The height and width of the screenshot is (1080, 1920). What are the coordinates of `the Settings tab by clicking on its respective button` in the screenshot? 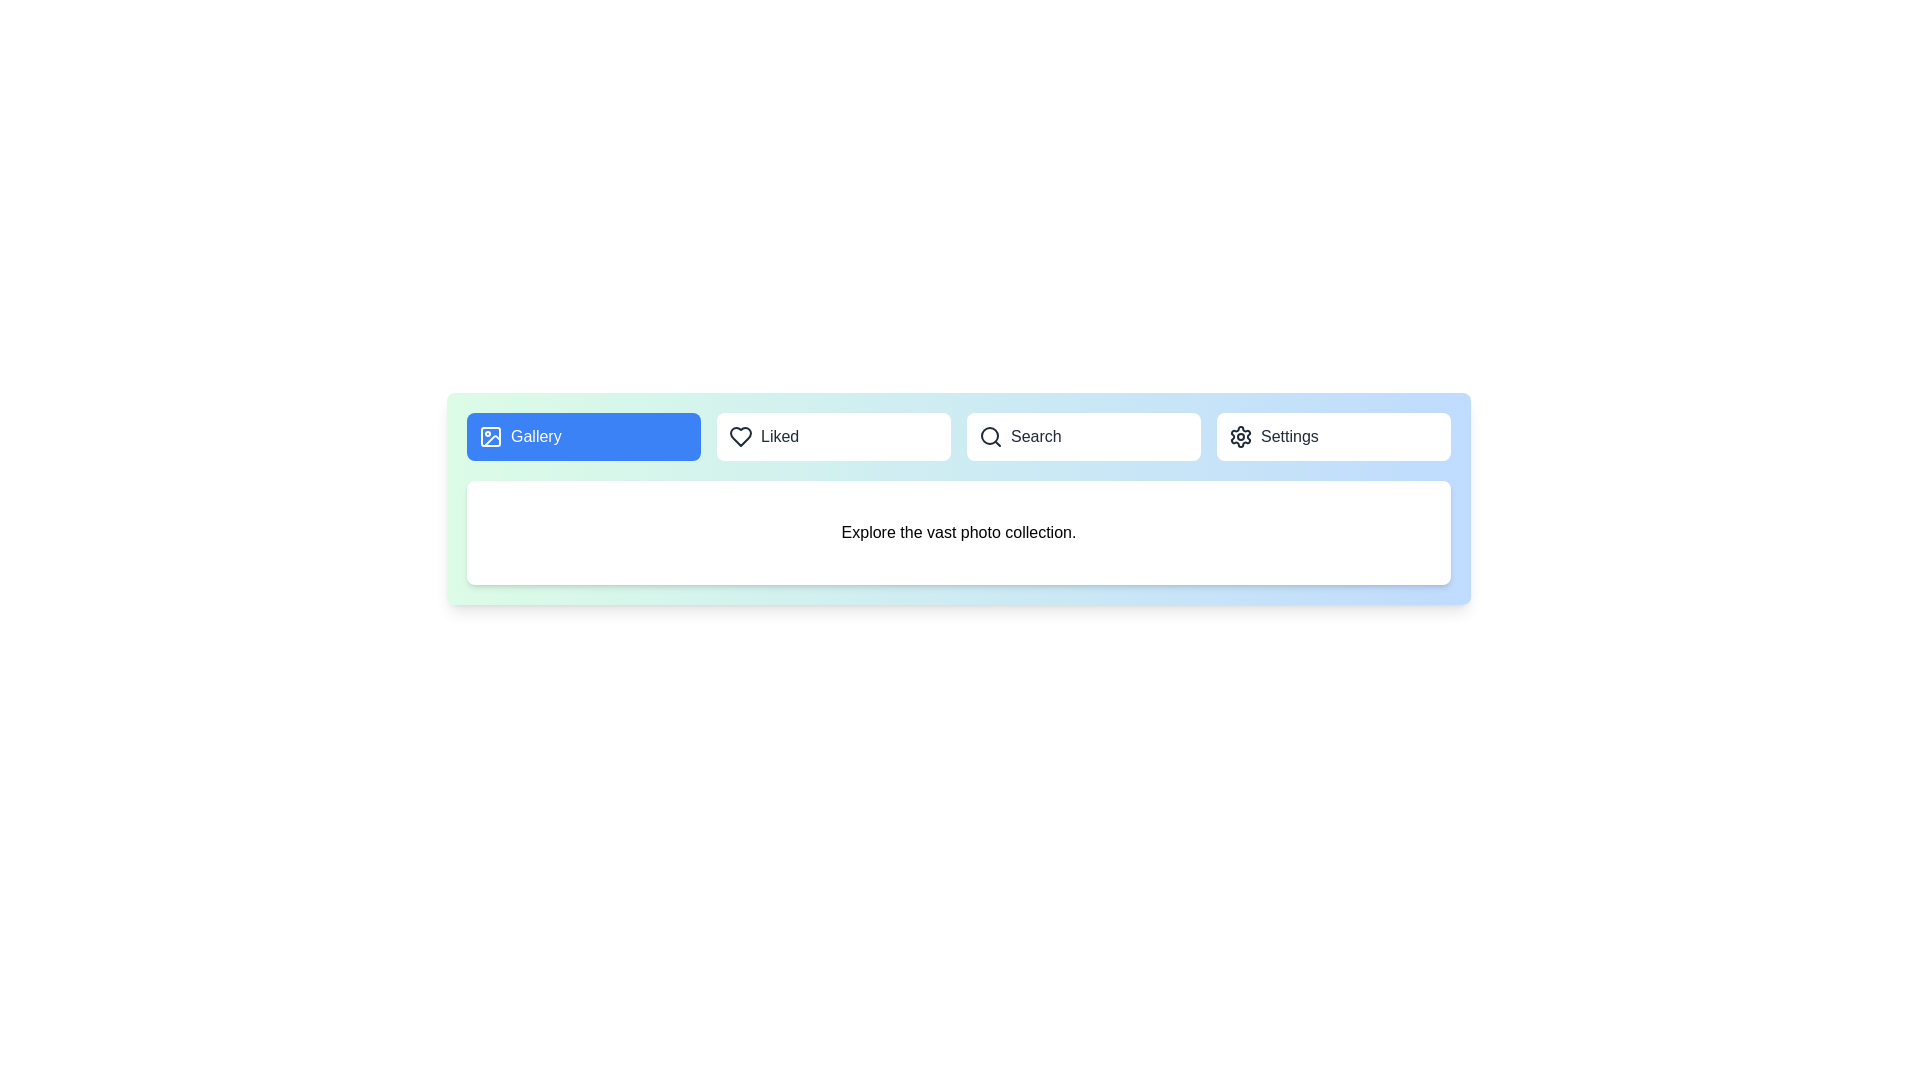 It's located at (1334, 435).